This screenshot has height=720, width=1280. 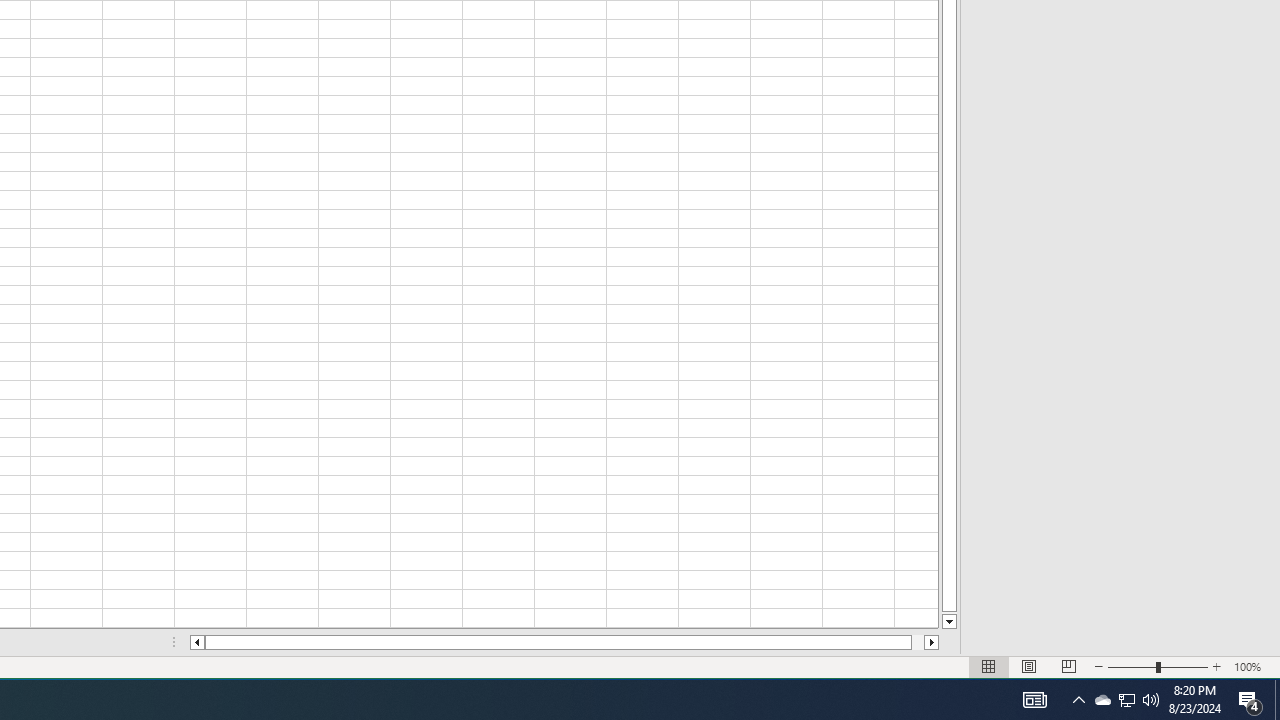 I want to click on 'Page Break Preview', so click(x=1068, y=667).